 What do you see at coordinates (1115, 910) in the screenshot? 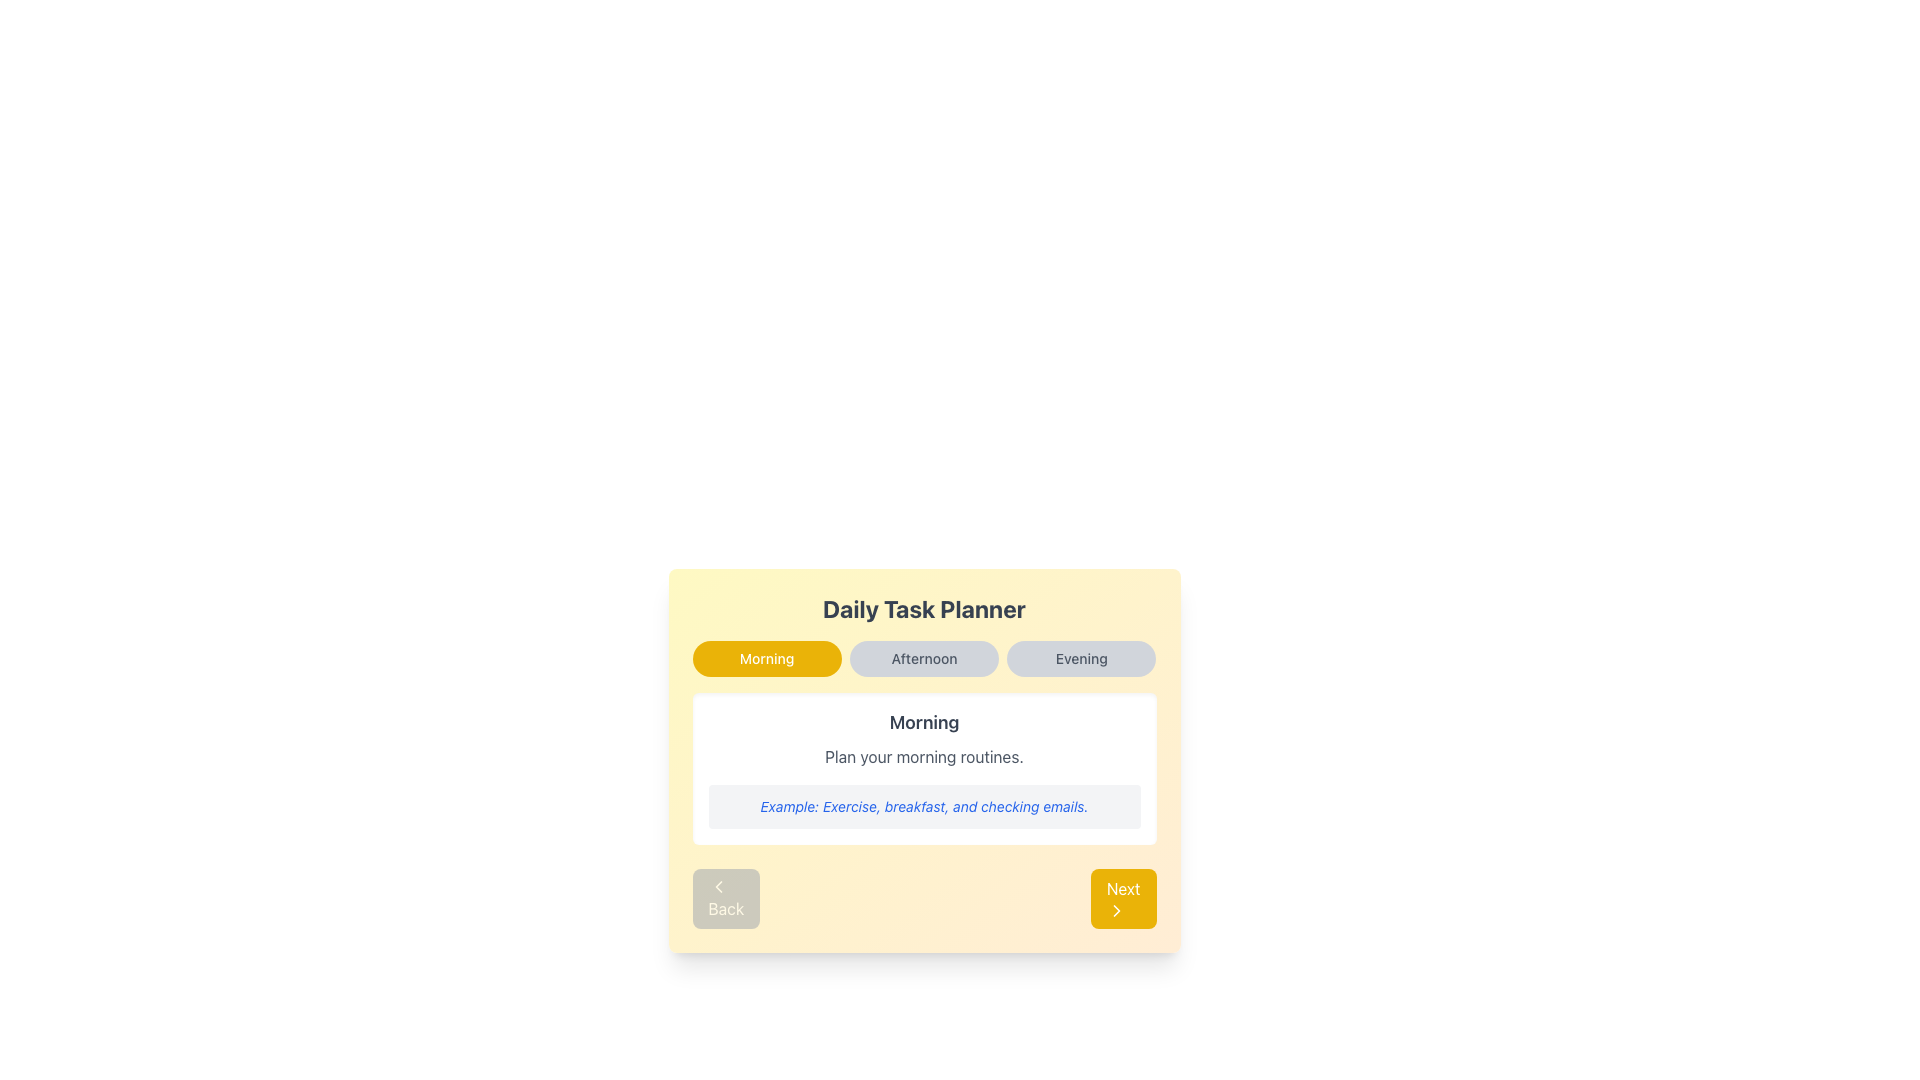
I see `the right-pointing chevron icon inside the 'Next' button located at the bottom-right corner of the task planner UI` at bounding box center [1115, 910].